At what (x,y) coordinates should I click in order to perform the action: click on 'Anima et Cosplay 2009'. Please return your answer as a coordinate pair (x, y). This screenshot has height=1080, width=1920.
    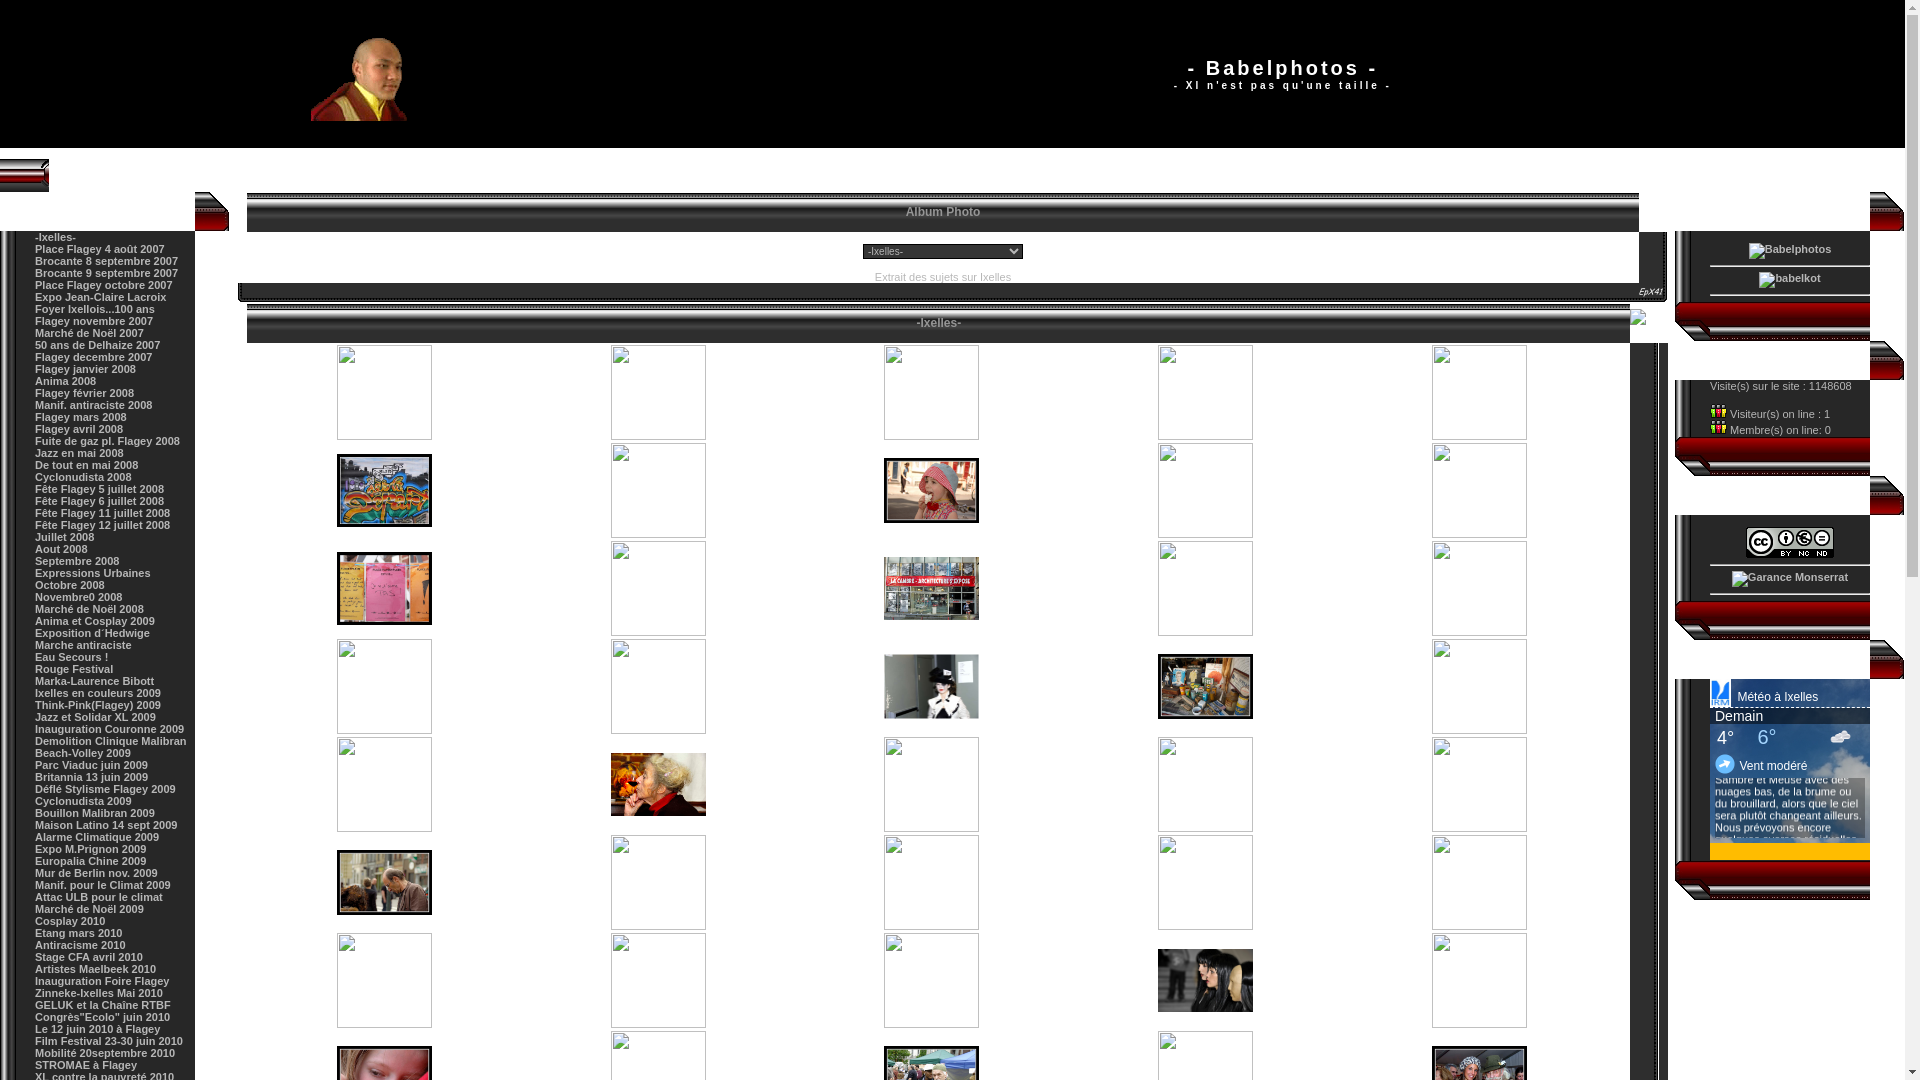
    Looking at the image, I should click on (94, 620).